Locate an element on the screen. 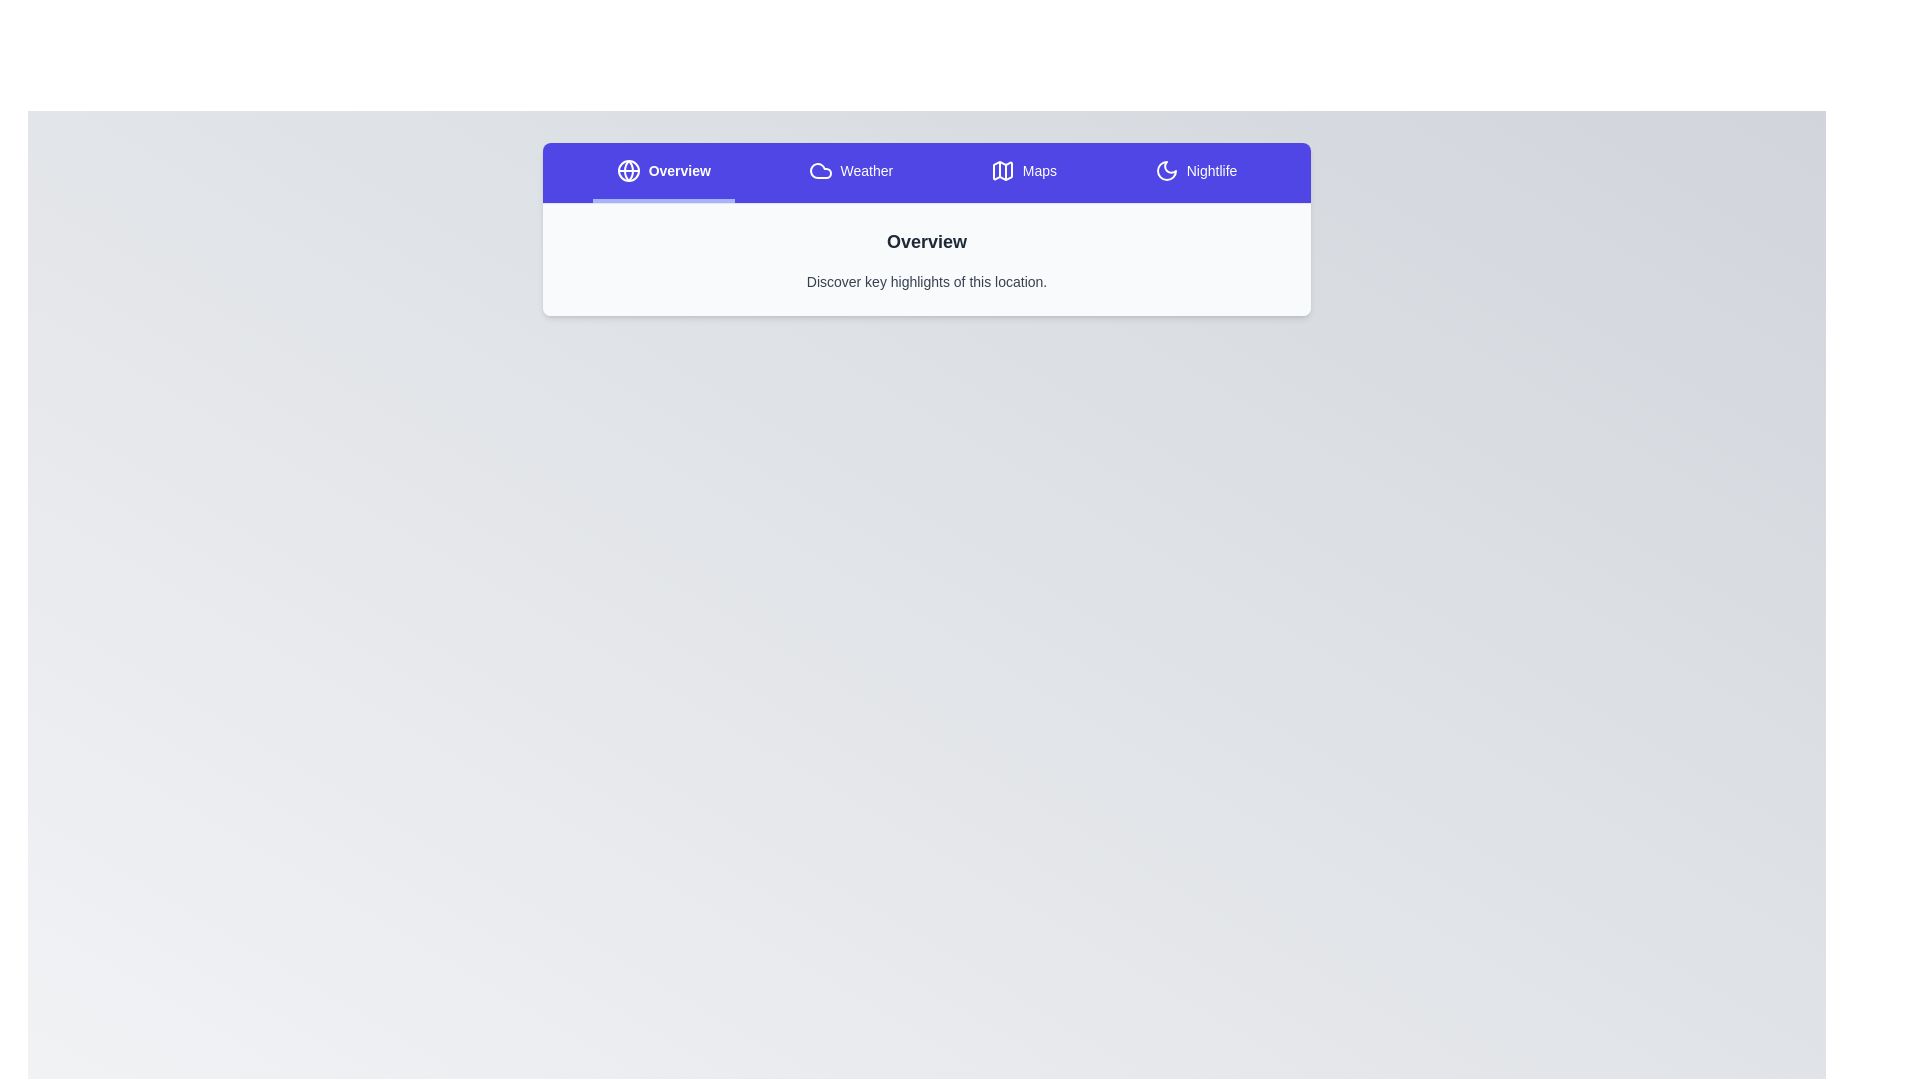 The width and height of the screenshot is (1920, 1080). the Weather tab is located at coordinates (850, 172).